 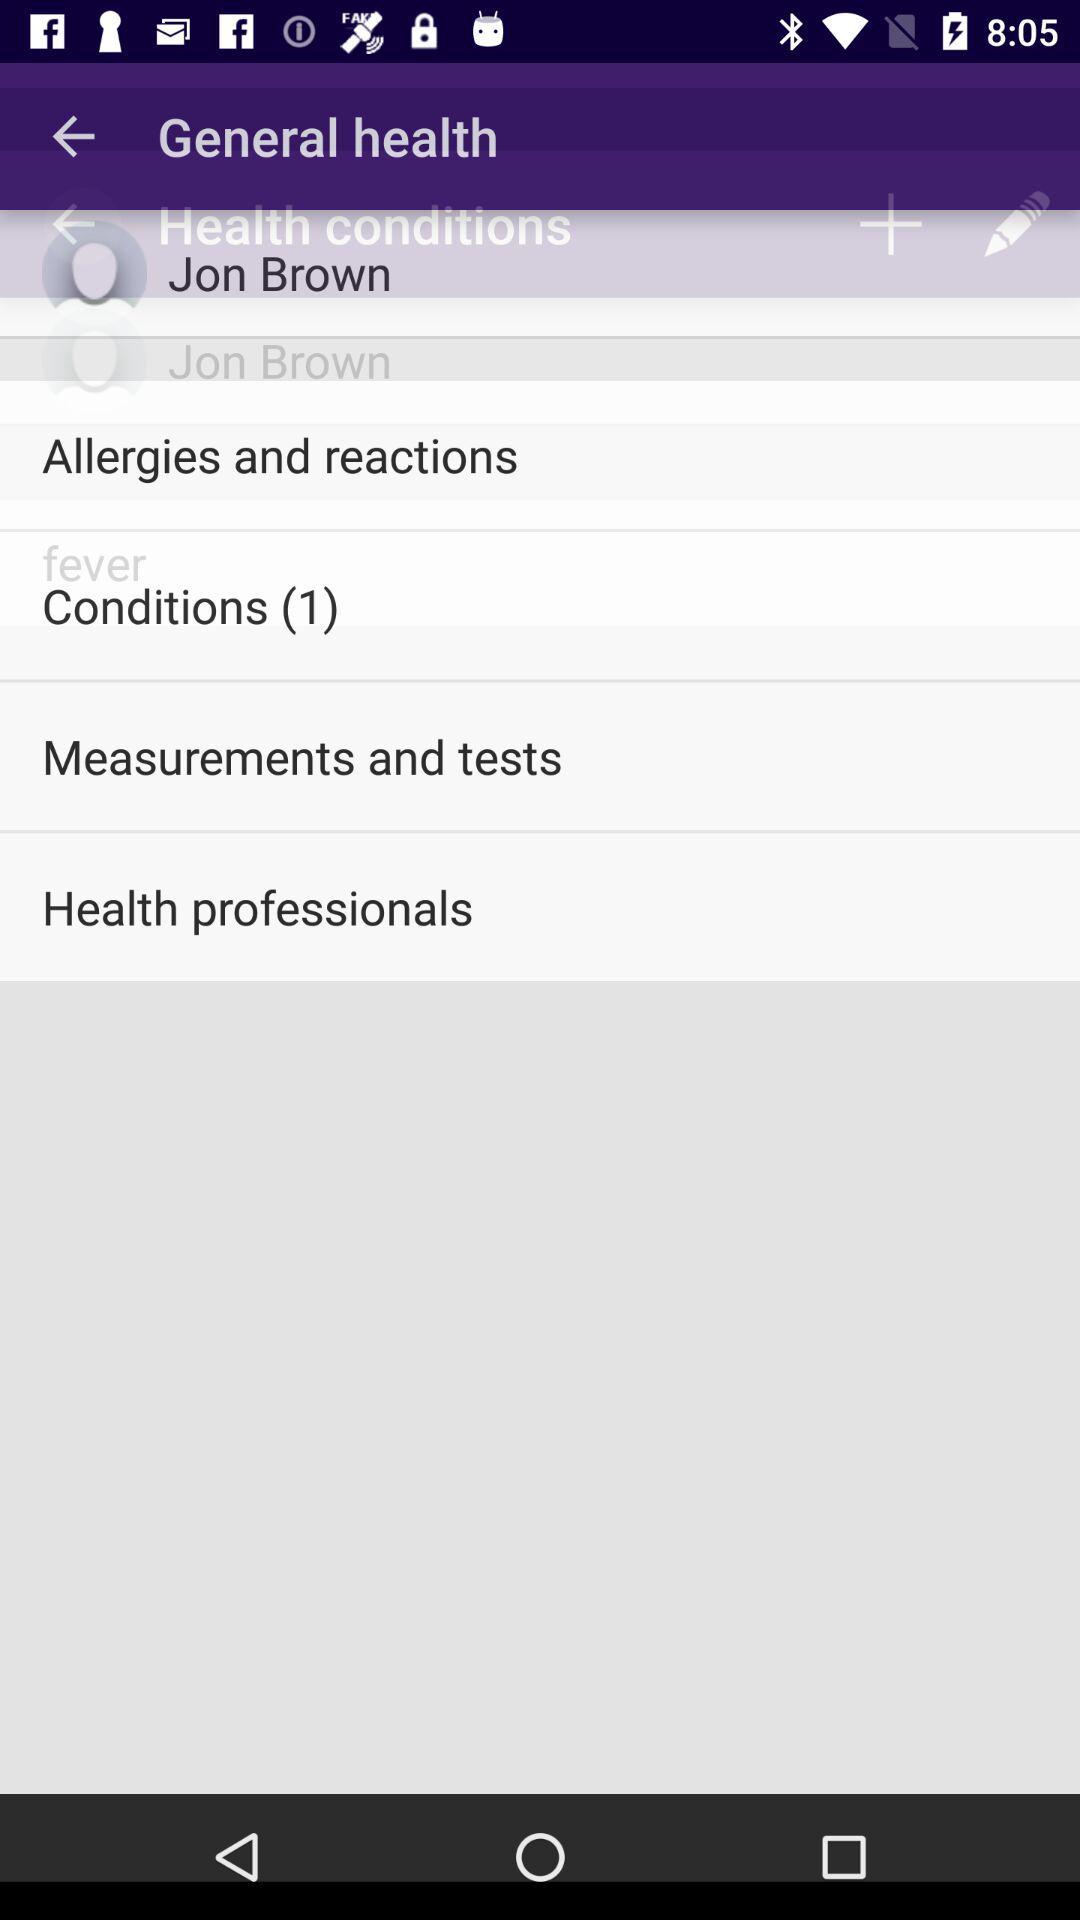 What do you see at coordinates (540, 755) in the screenshot?
I see `item above health professionals  item` at bounding box center [540, 755].